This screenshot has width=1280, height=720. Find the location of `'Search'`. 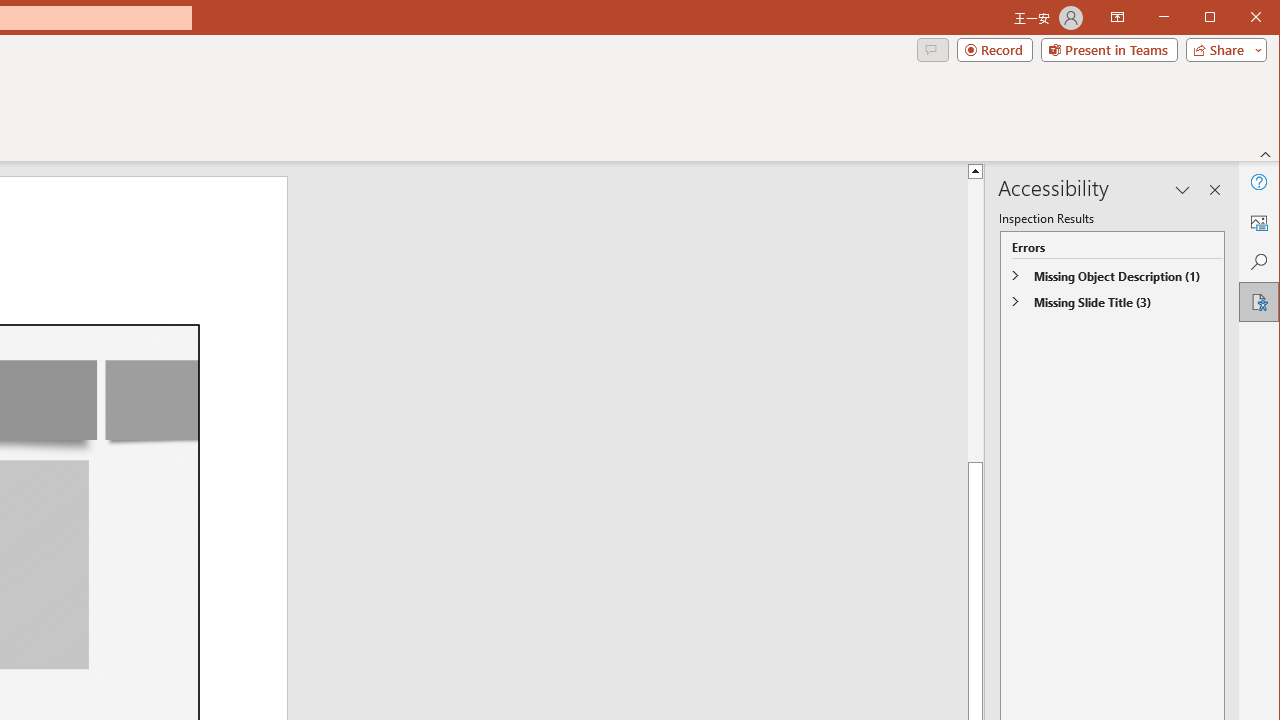

'Search' is located at coordinates (1257, 261).